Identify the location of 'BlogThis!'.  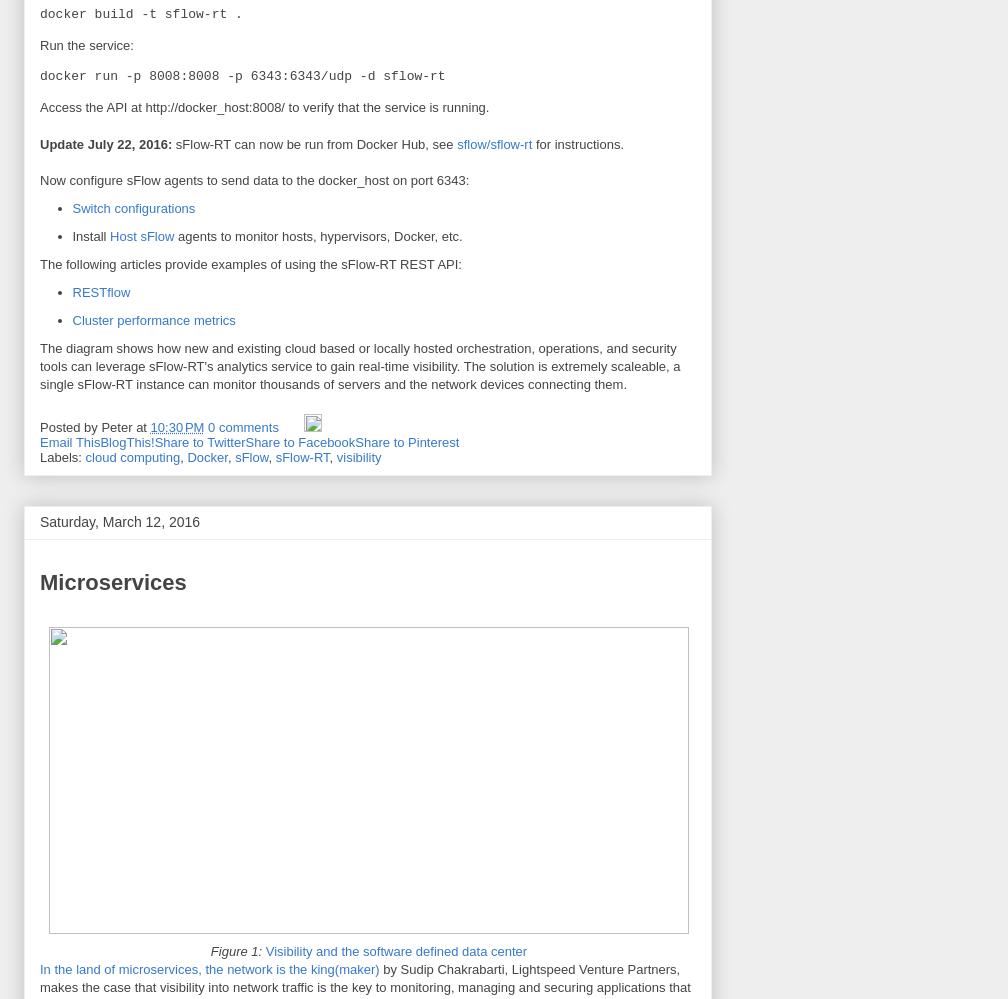
(127, 440).